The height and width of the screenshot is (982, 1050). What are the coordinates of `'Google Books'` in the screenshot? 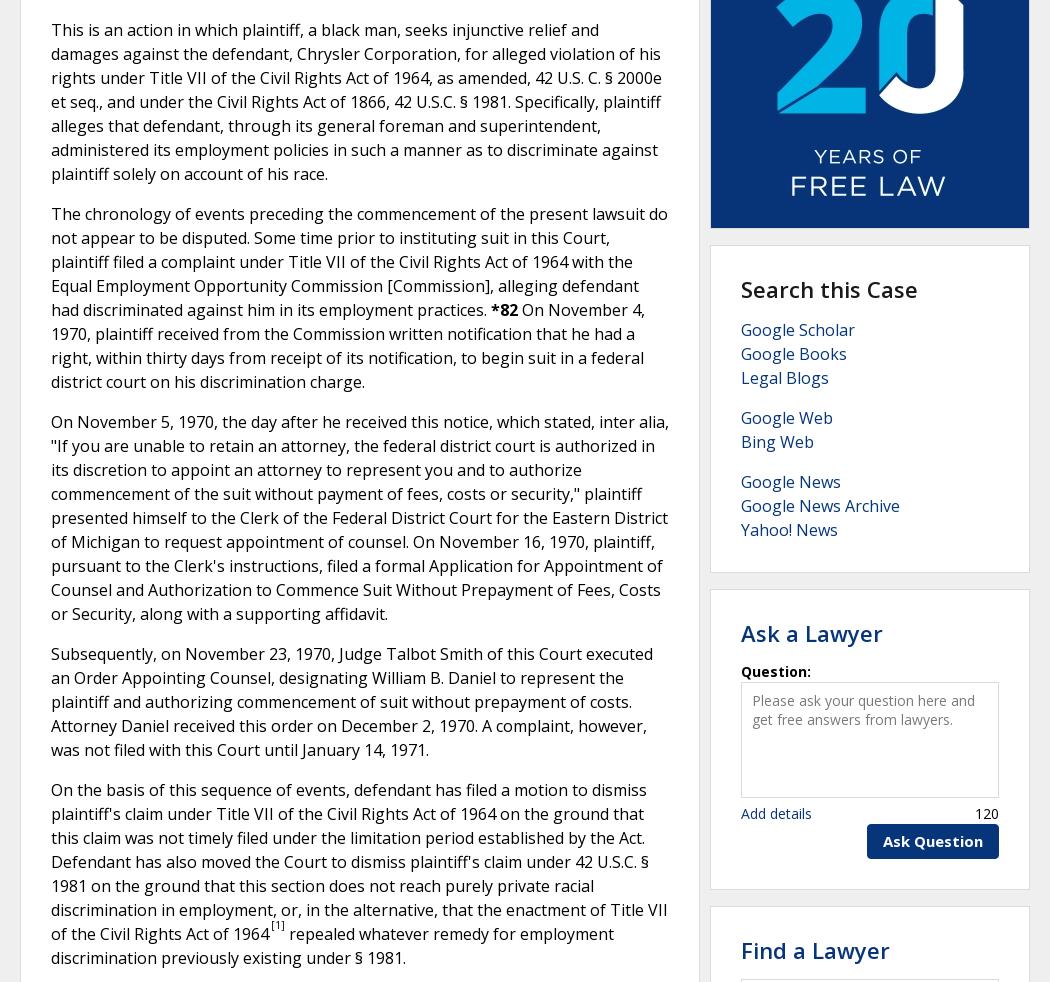 It's located at (739, 354).